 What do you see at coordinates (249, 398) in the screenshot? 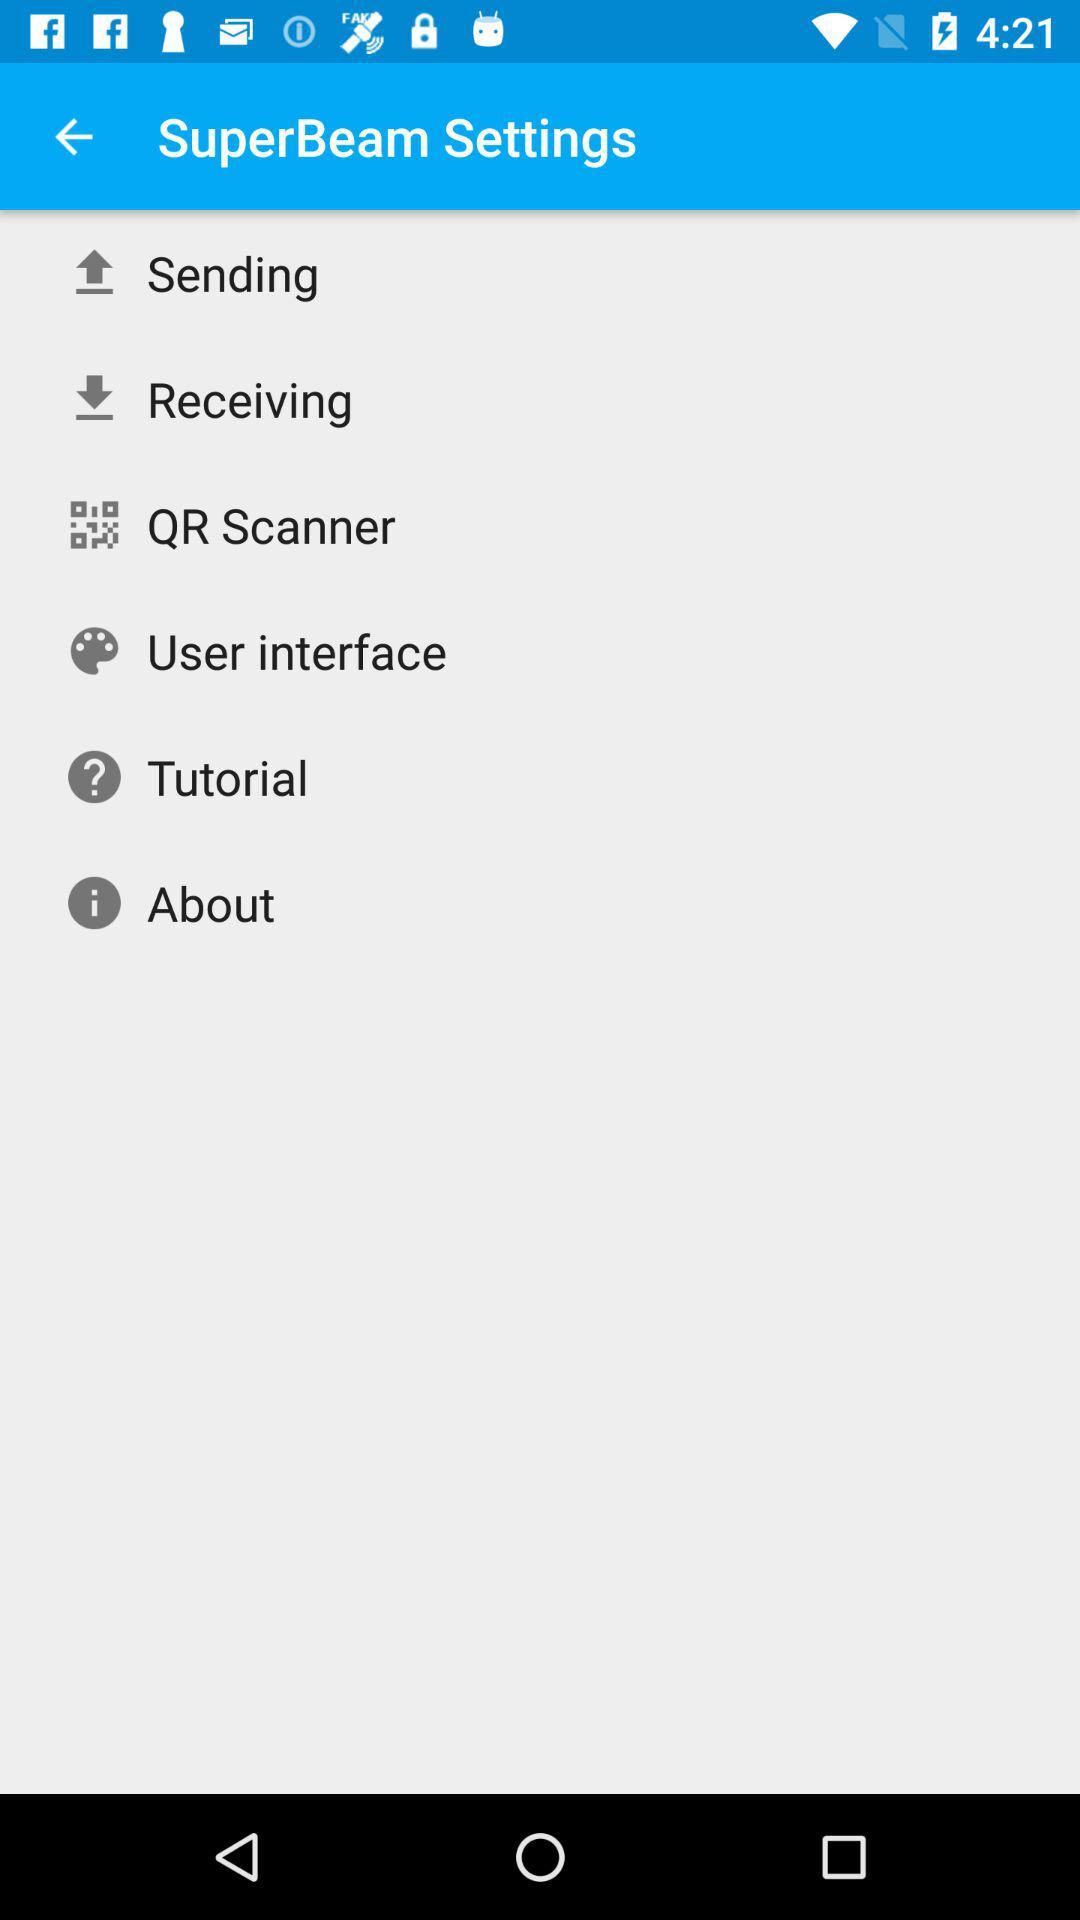
I see `the icon below the sending` at bounding box center [249, 398].